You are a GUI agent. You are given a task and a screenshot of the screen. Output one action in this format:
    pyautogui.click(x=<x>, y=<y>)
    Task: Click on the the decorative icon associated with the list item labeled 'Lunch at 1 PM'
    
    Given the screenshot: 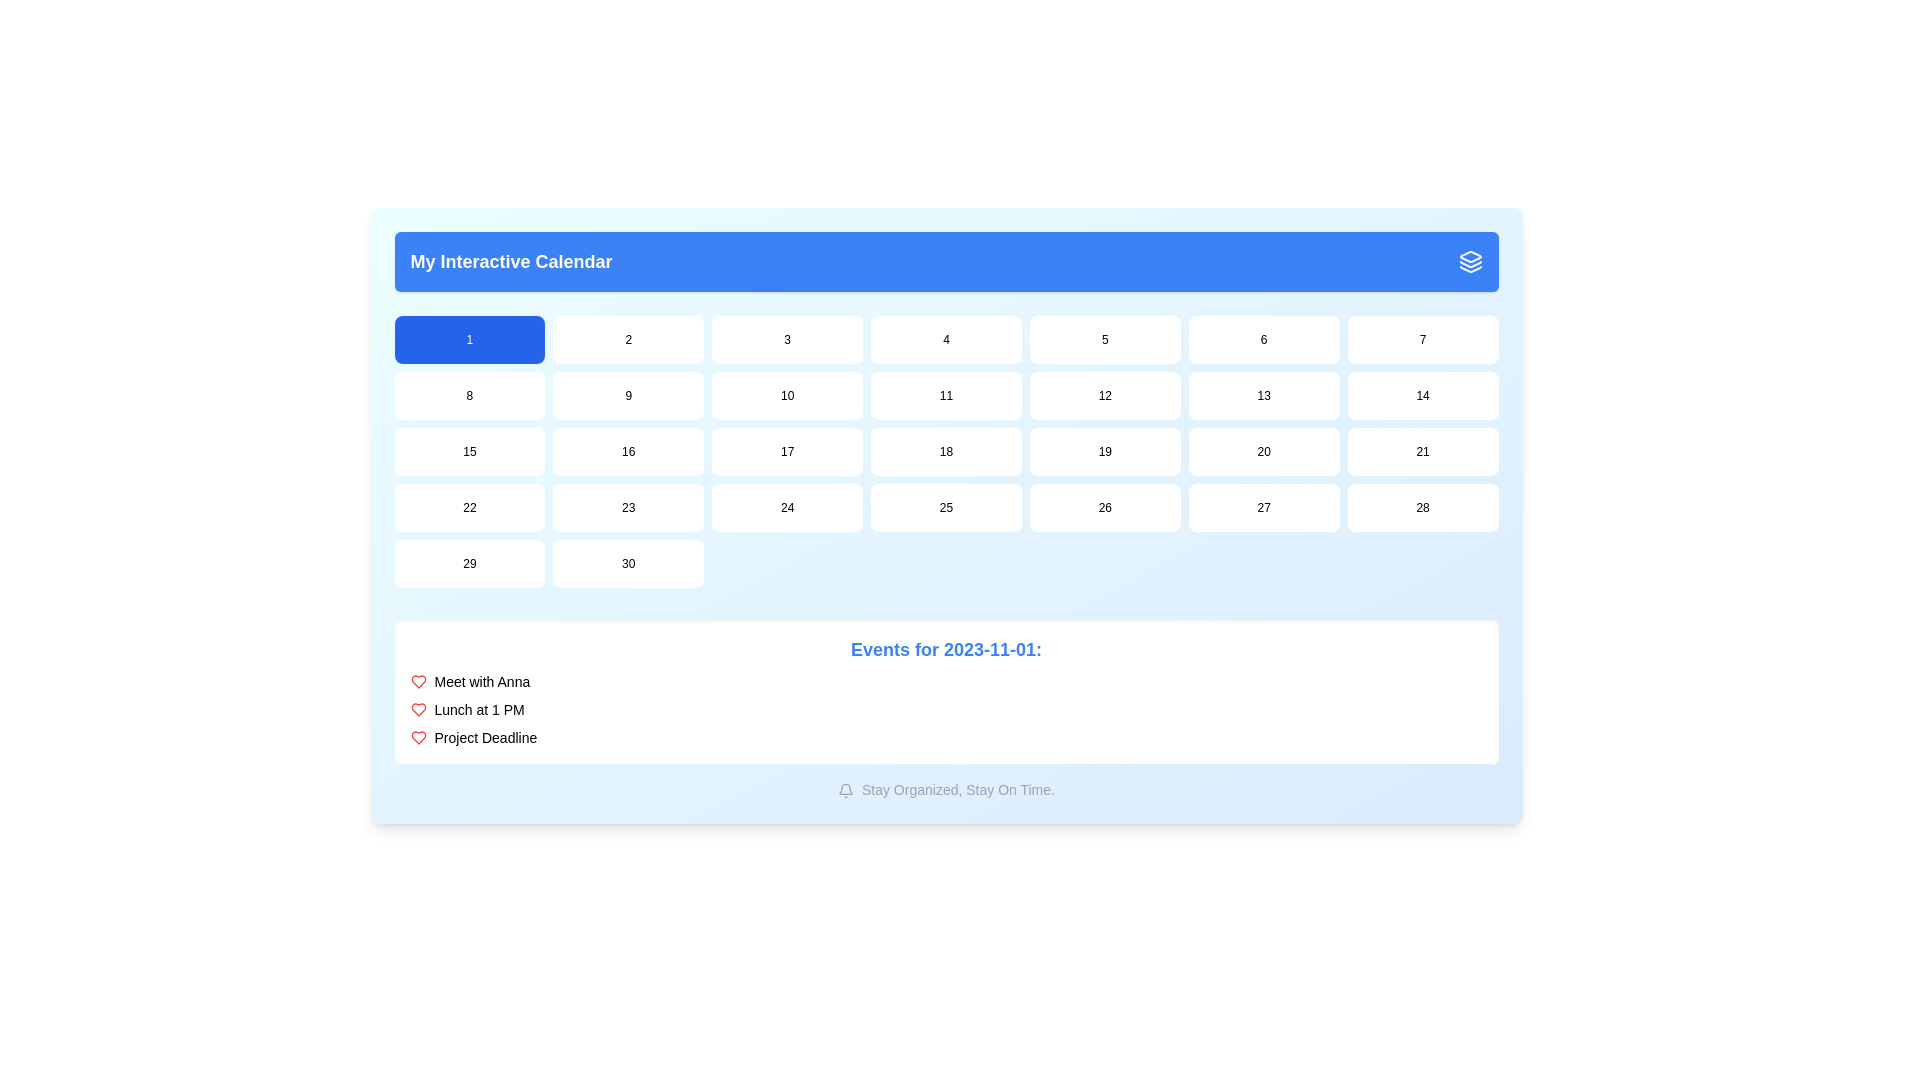 What is the action you would take?
    pyautogui.click(x=417, y=708)
    